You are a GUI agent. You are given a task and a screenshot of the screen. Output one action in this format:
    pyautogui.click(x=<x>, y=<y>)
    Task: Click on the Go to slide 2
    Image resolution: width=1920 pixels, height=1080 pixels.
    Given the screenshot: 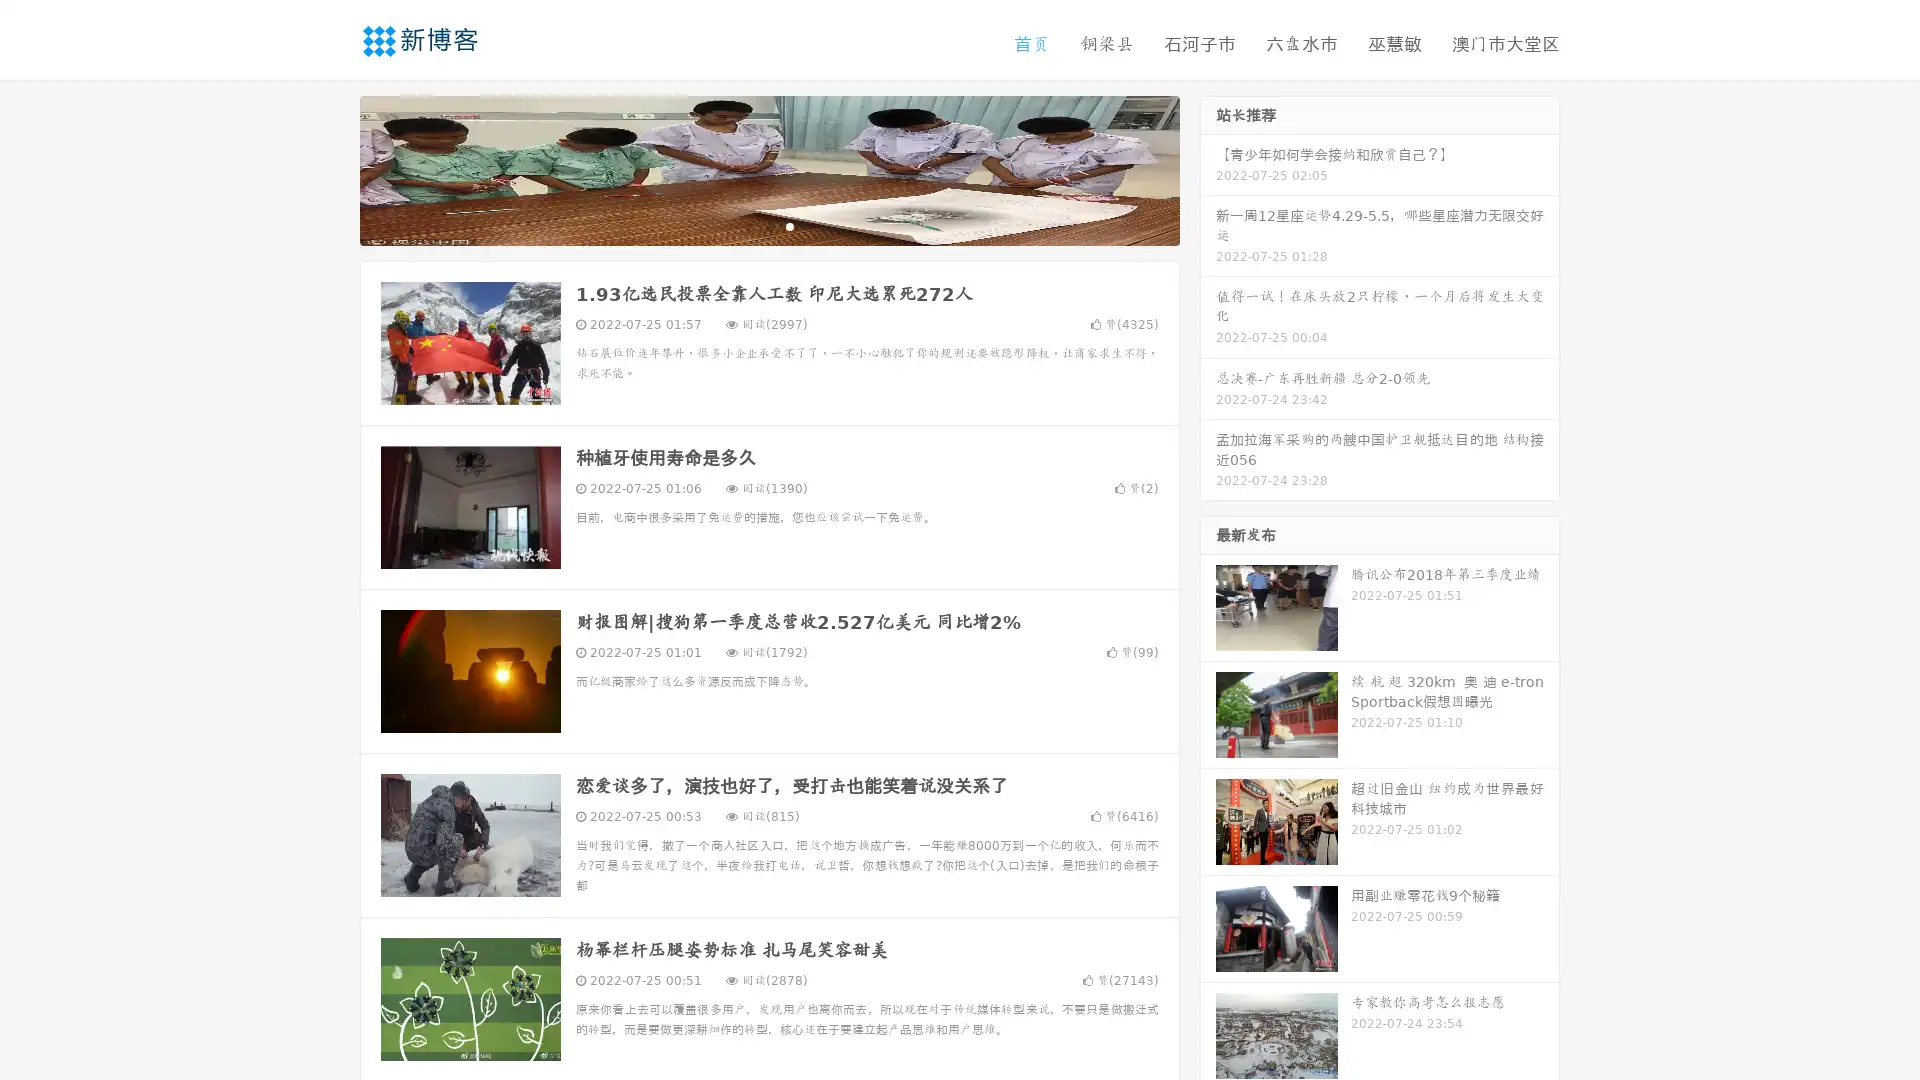 What is the action you would take?
    pyautogui.click(x=768, y=225)
    